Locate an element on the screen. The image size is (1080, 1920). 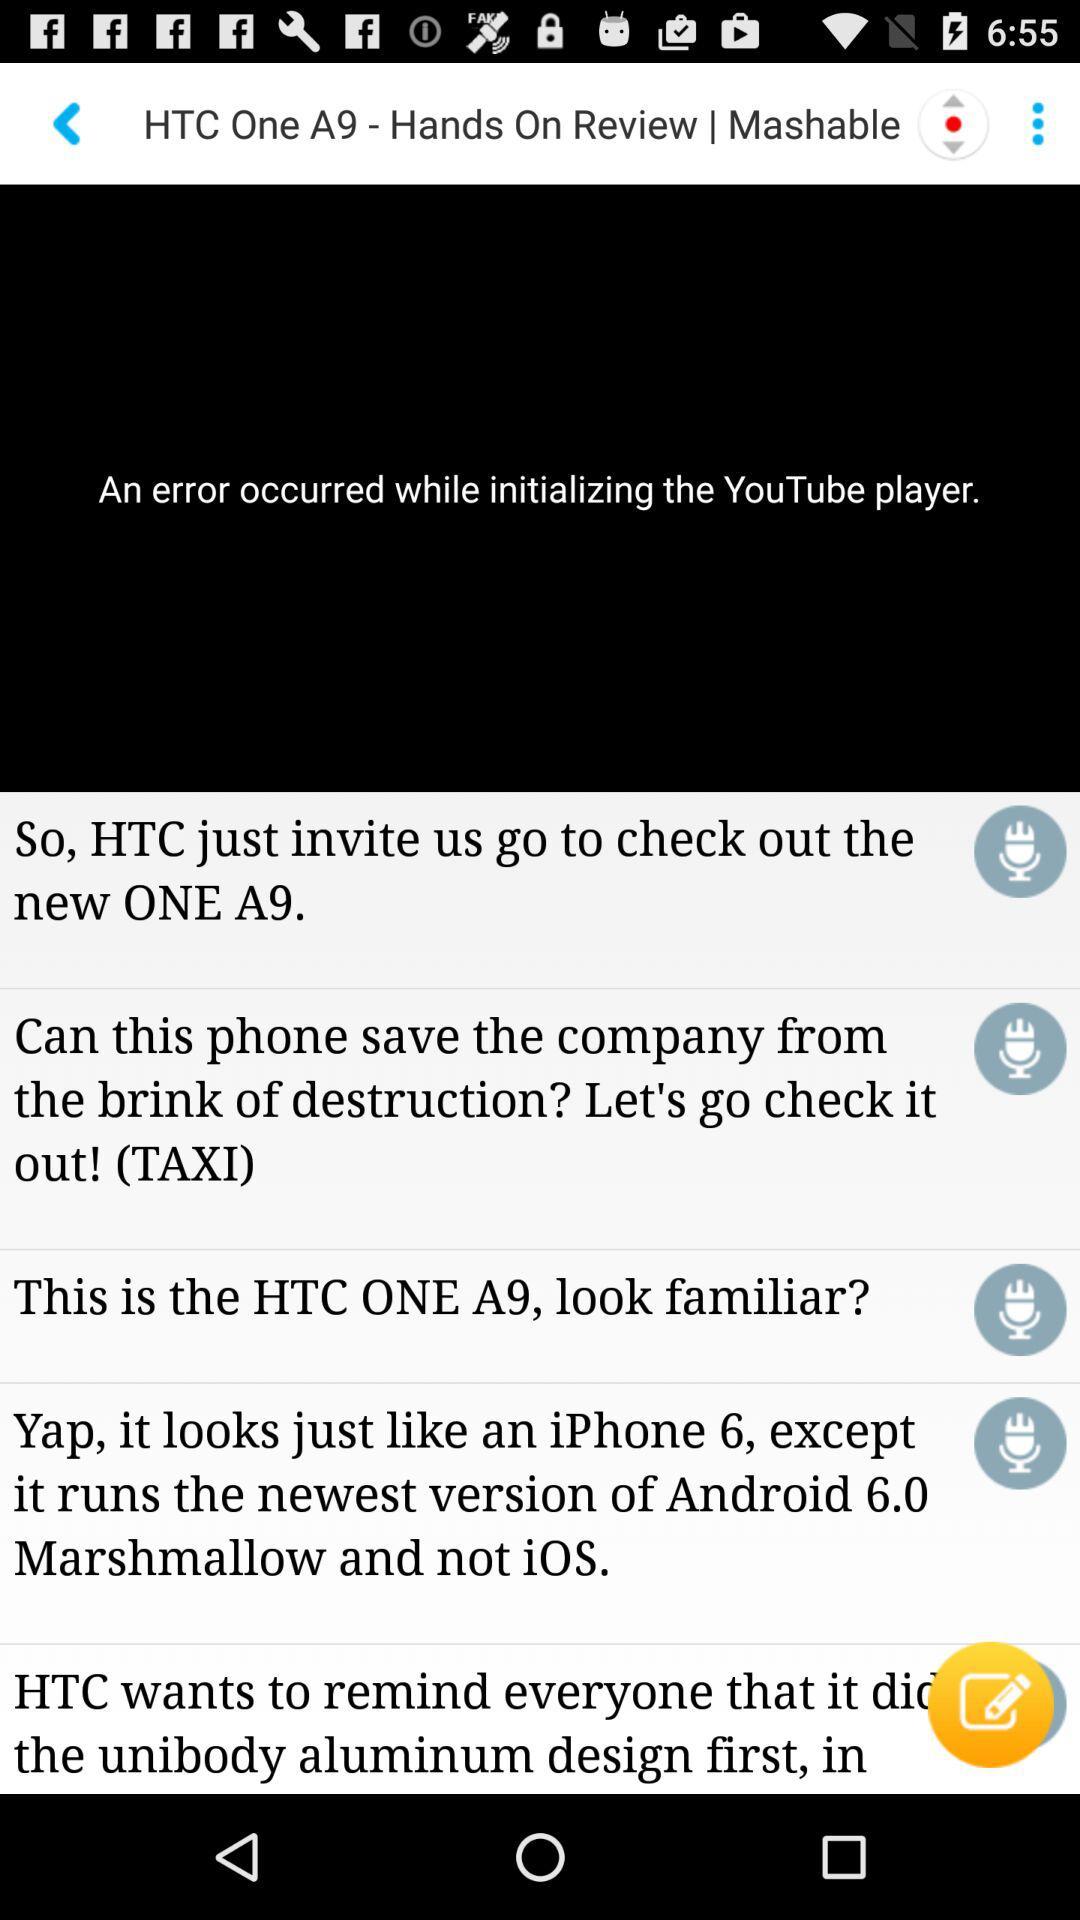
say sentence is located at coordinates (1020, 1309).